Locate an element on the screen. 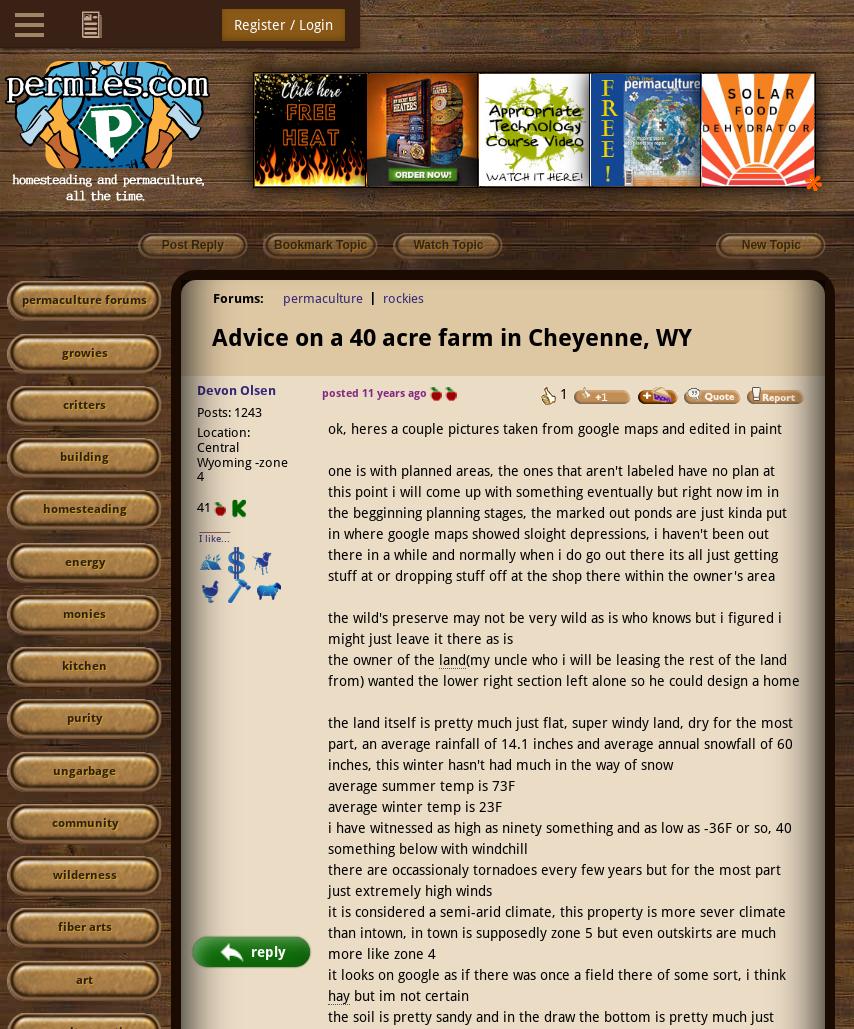  'the owner of the' is located at coordinates (381, 658).